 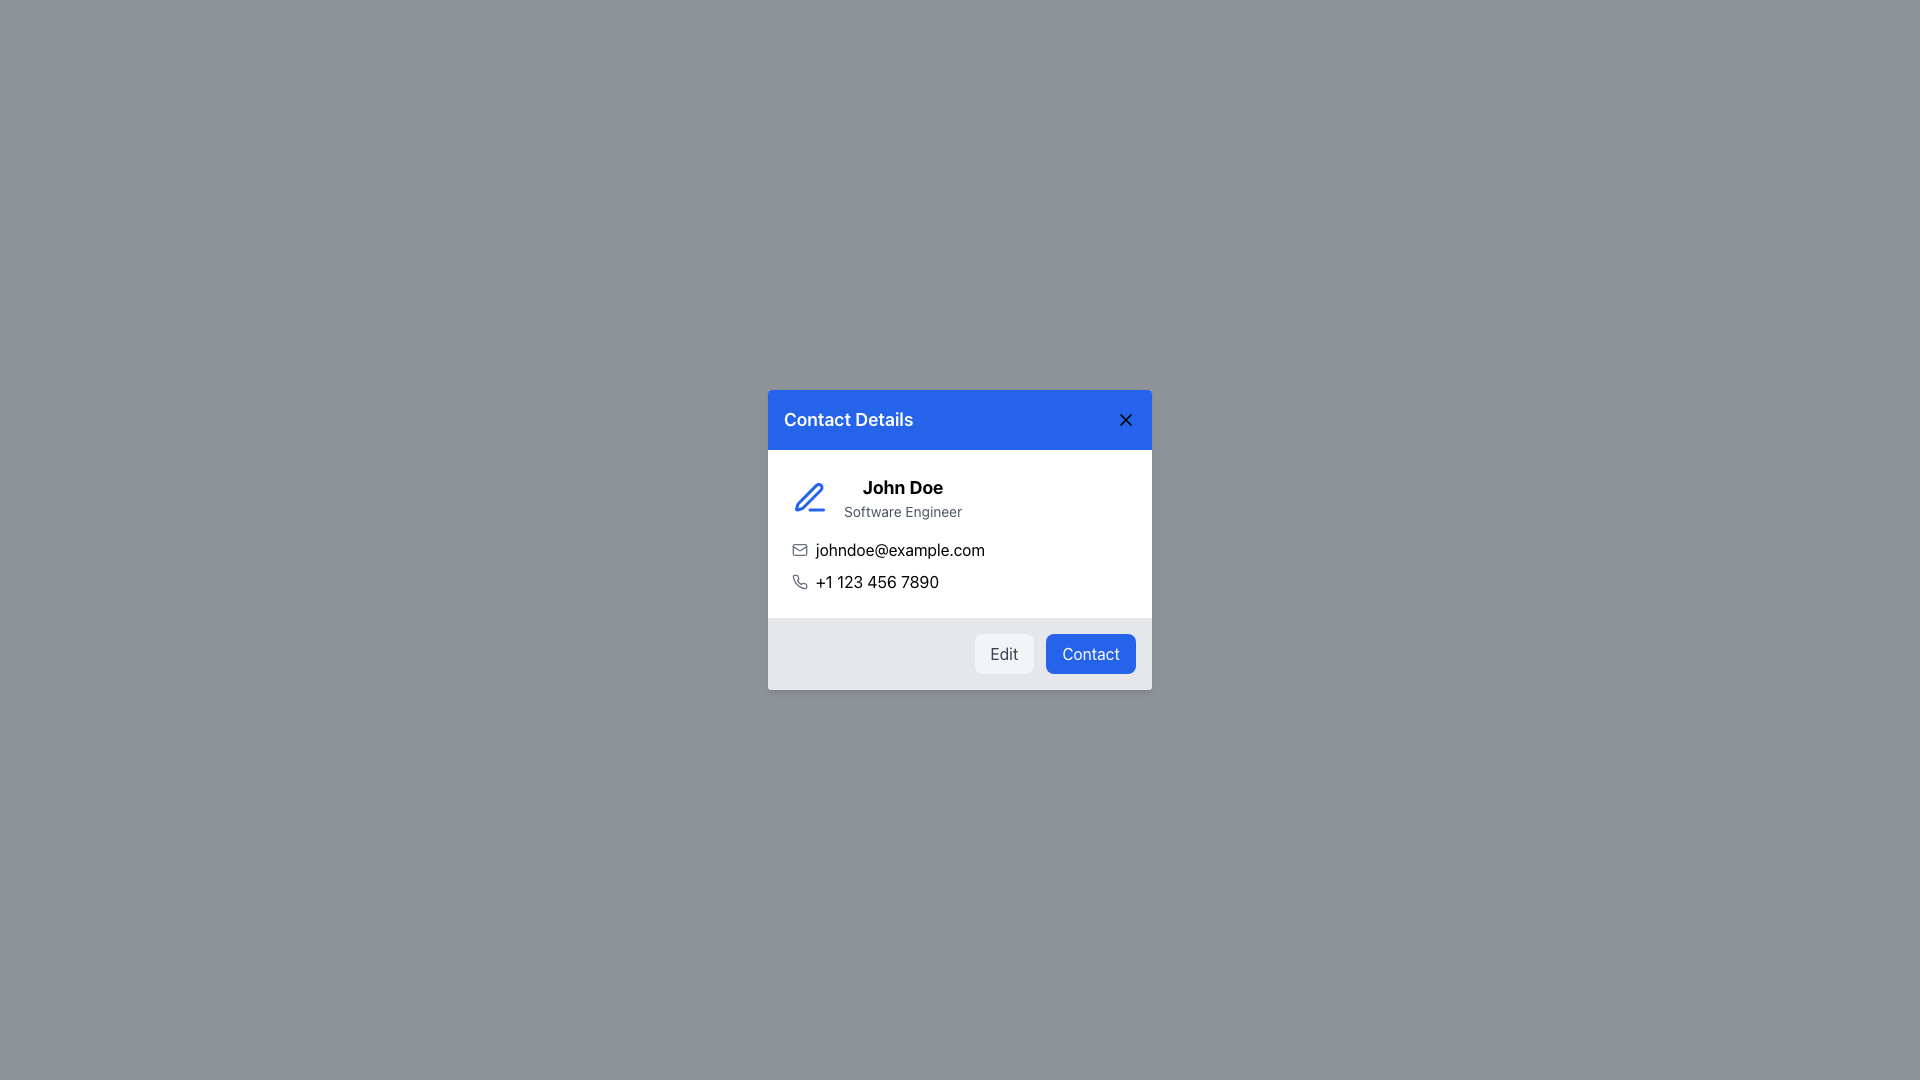 I want to click on the phone number text label '+1 123 456 7890' located in the contact information card, which is directly, so click(x=877, y=582).